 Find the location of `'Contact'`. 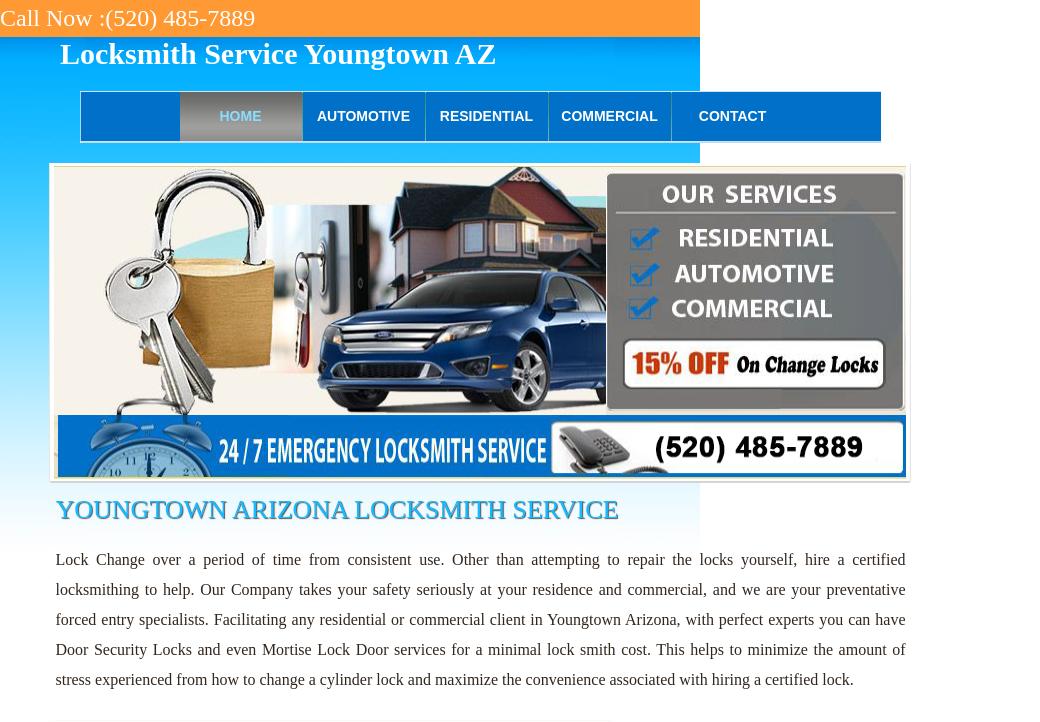

'Contact' is located at coordinates (731, 115).